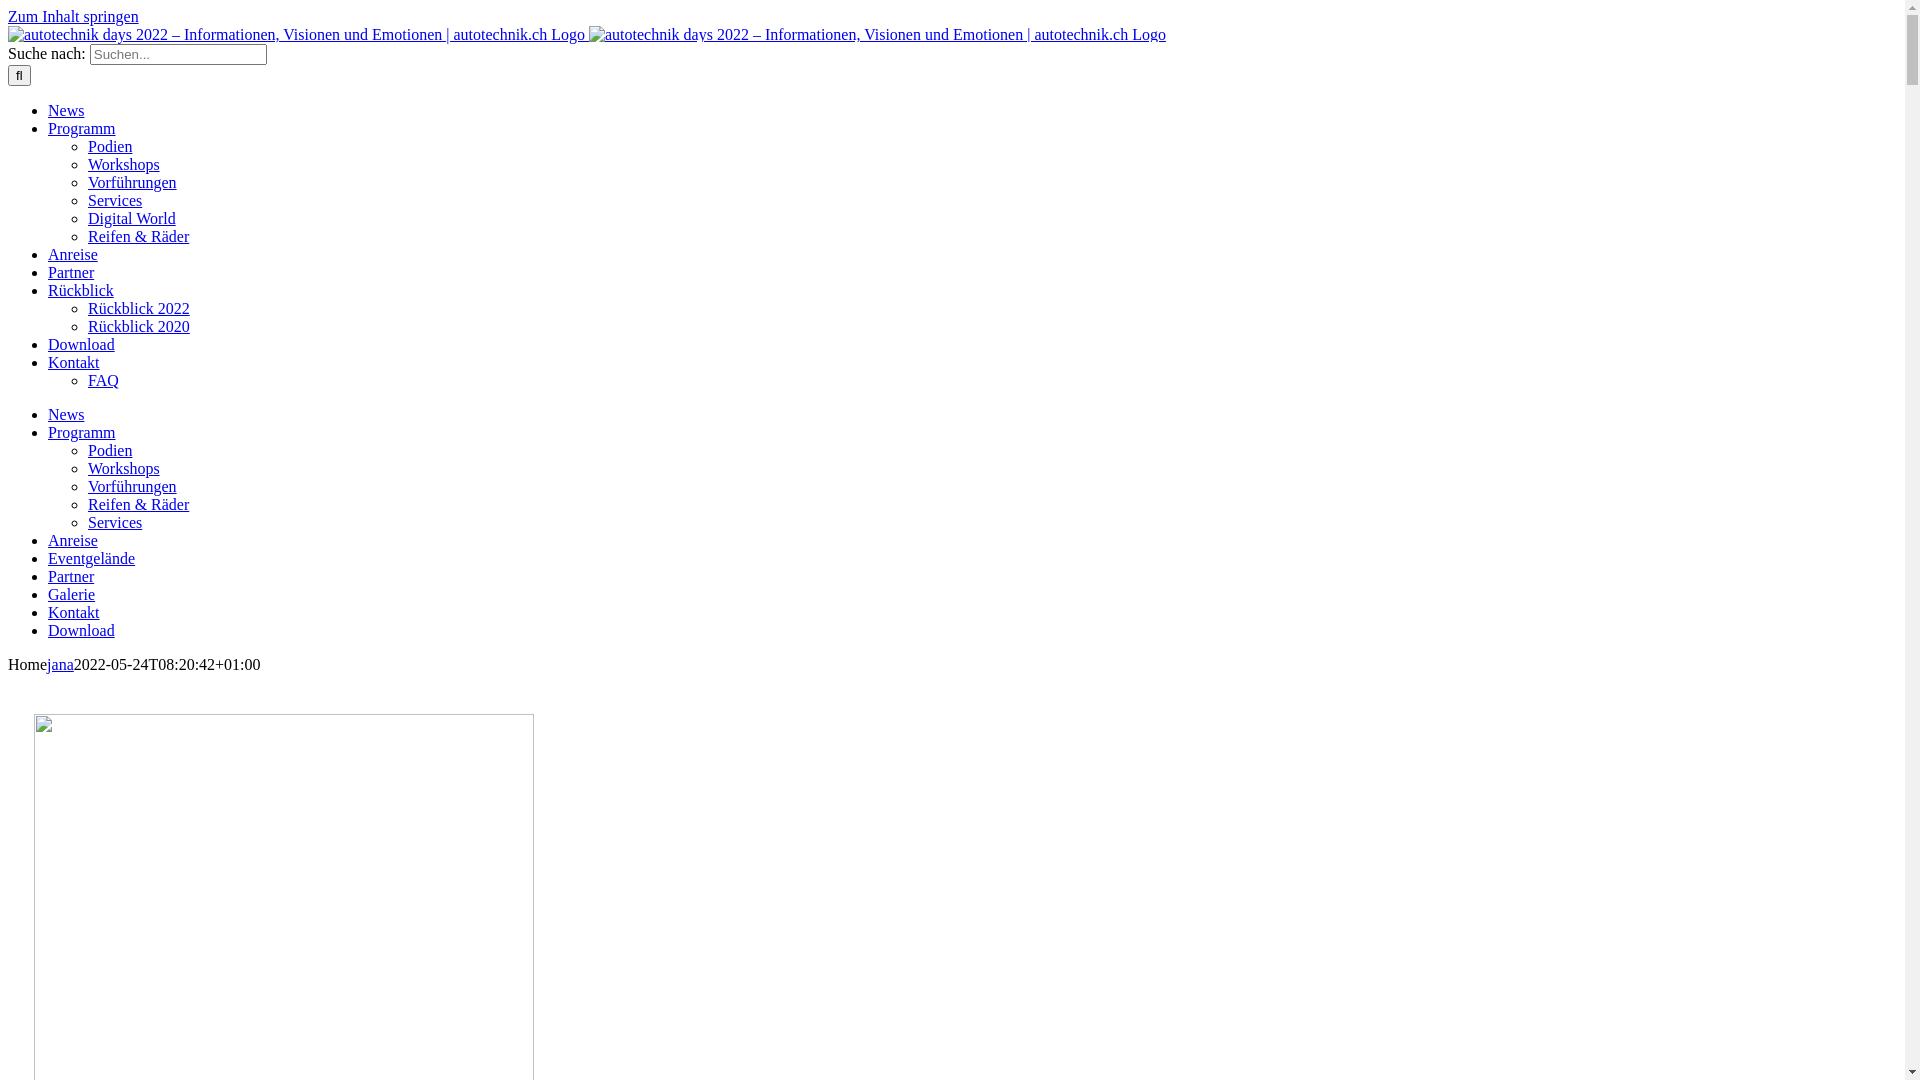 This screenshot has height=1080, width=1920. Describe the element at coordinates (86, 145) in the screenshot. I see `'Podien'` at that location.